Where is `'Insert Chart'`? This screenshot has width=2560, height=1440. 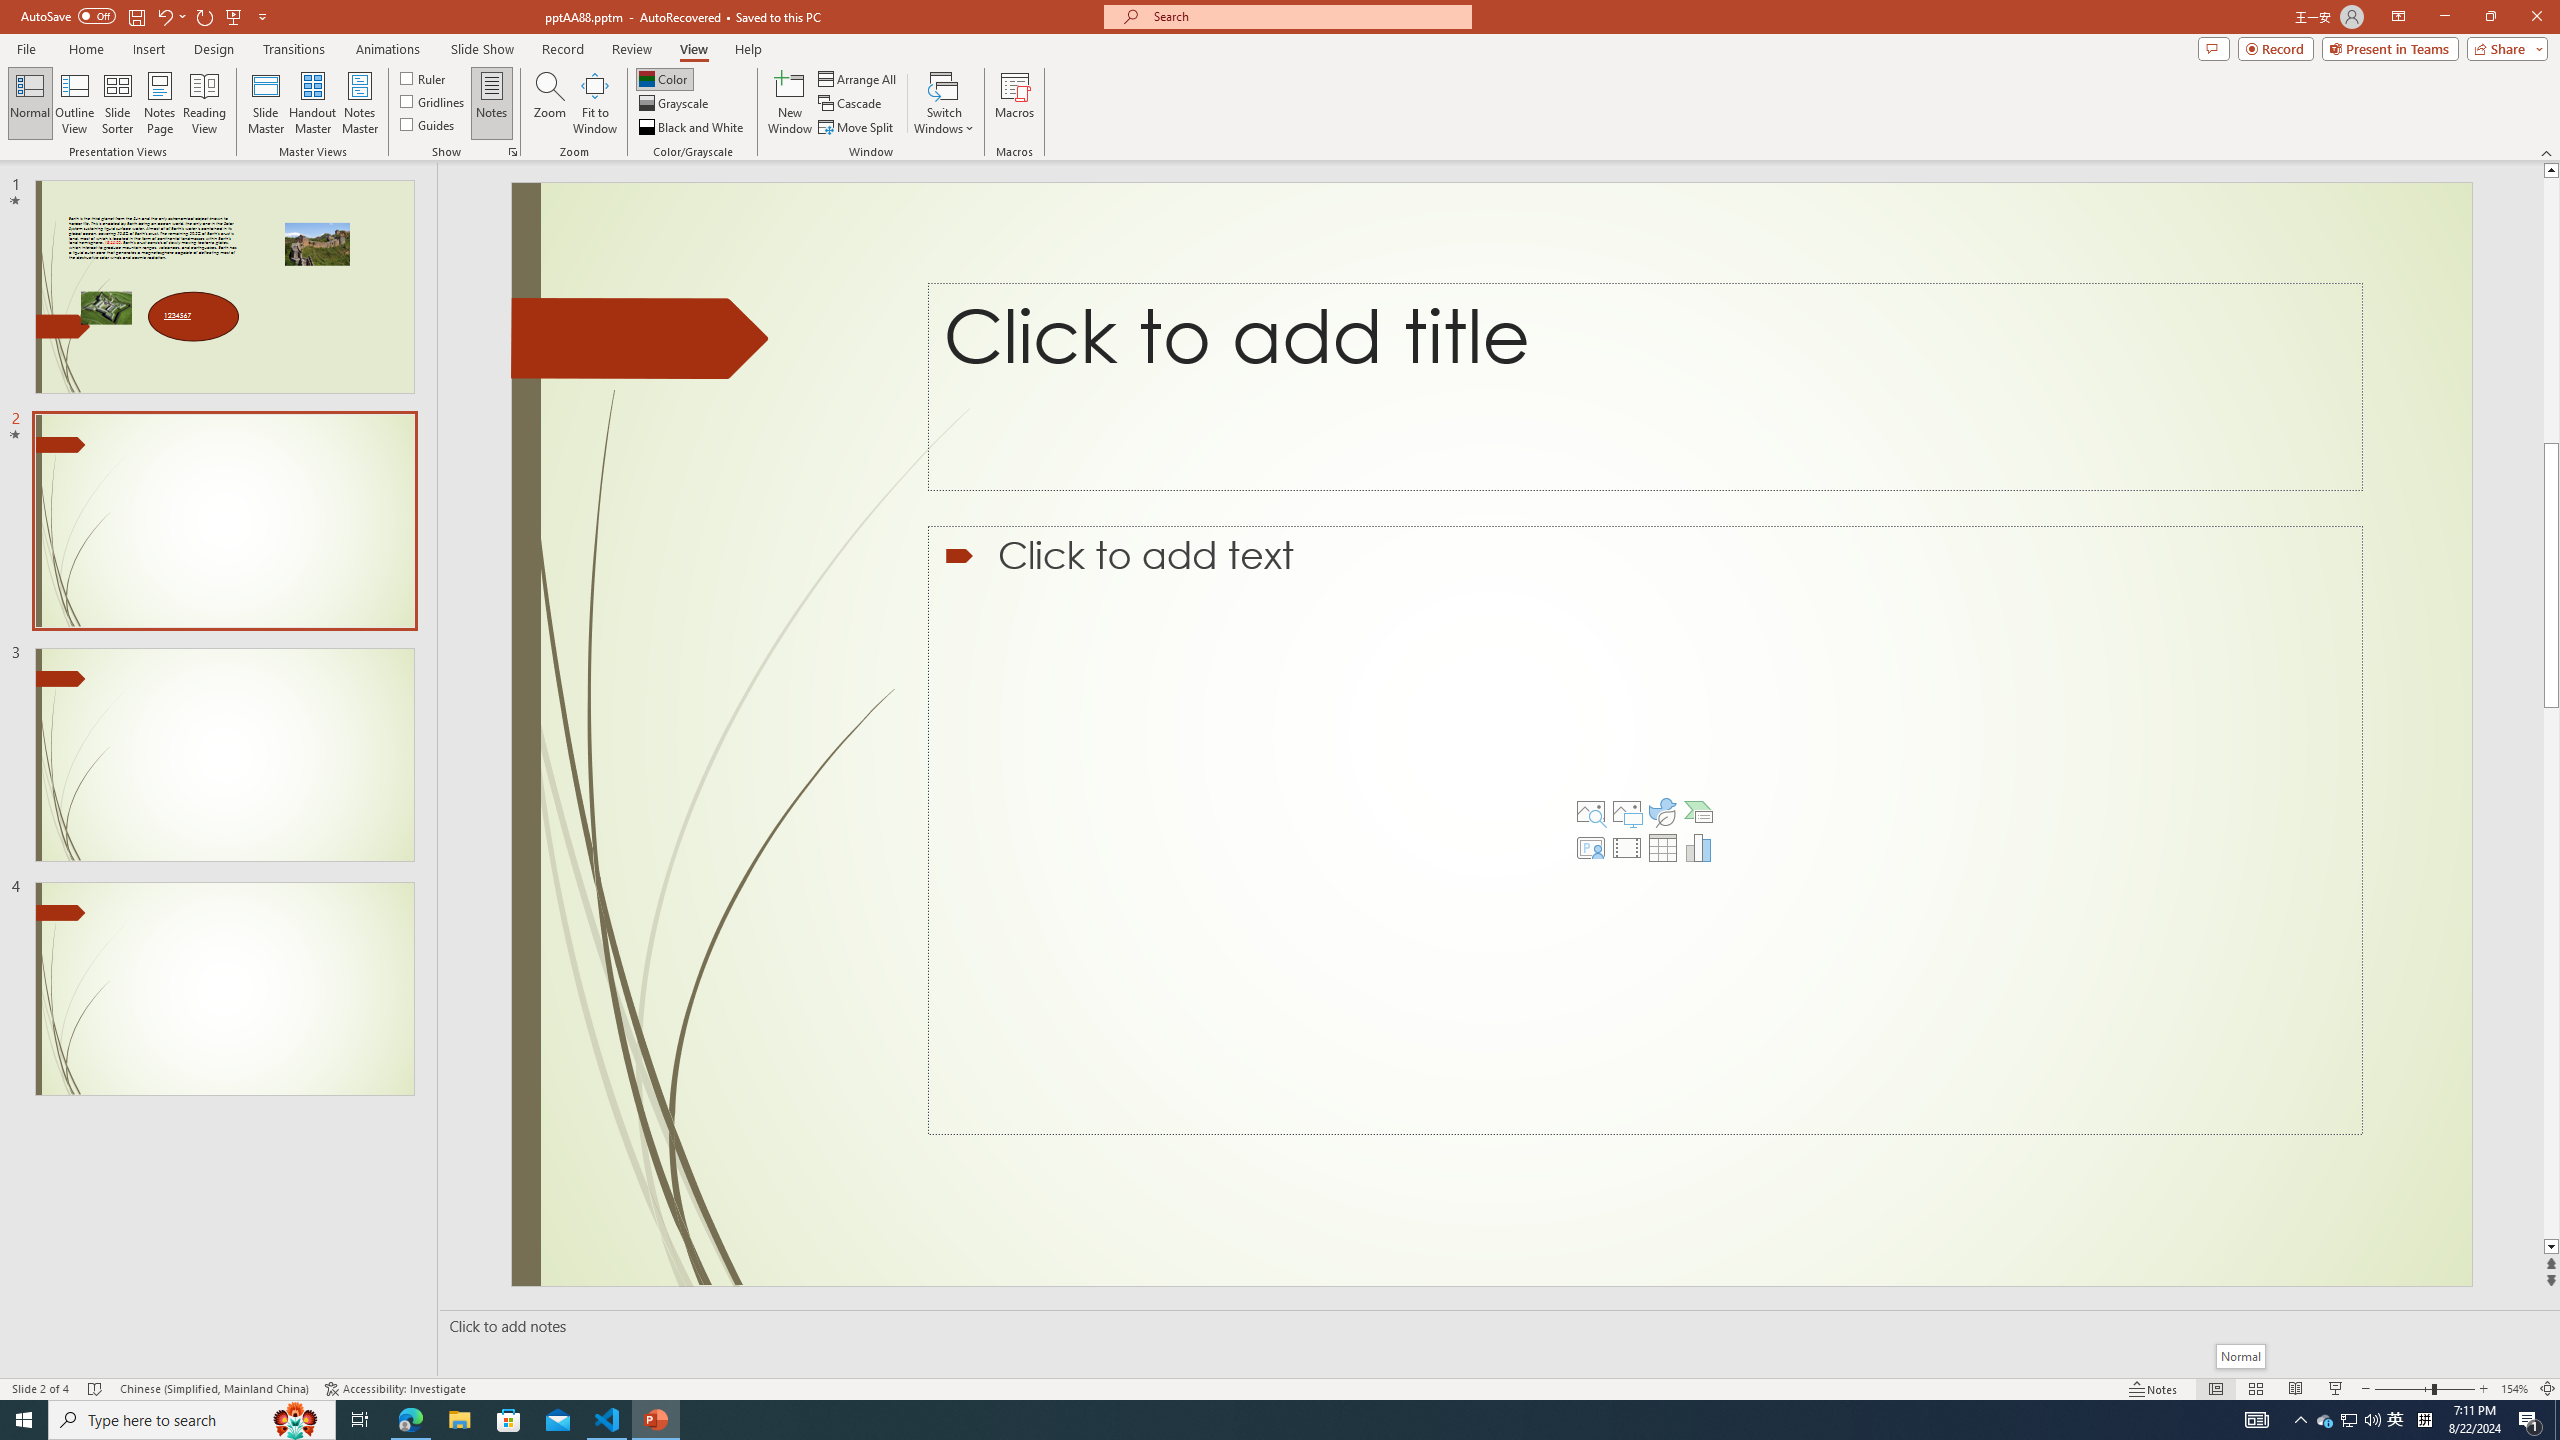
'Insert Chart' is located at coordinates (1697, 847).